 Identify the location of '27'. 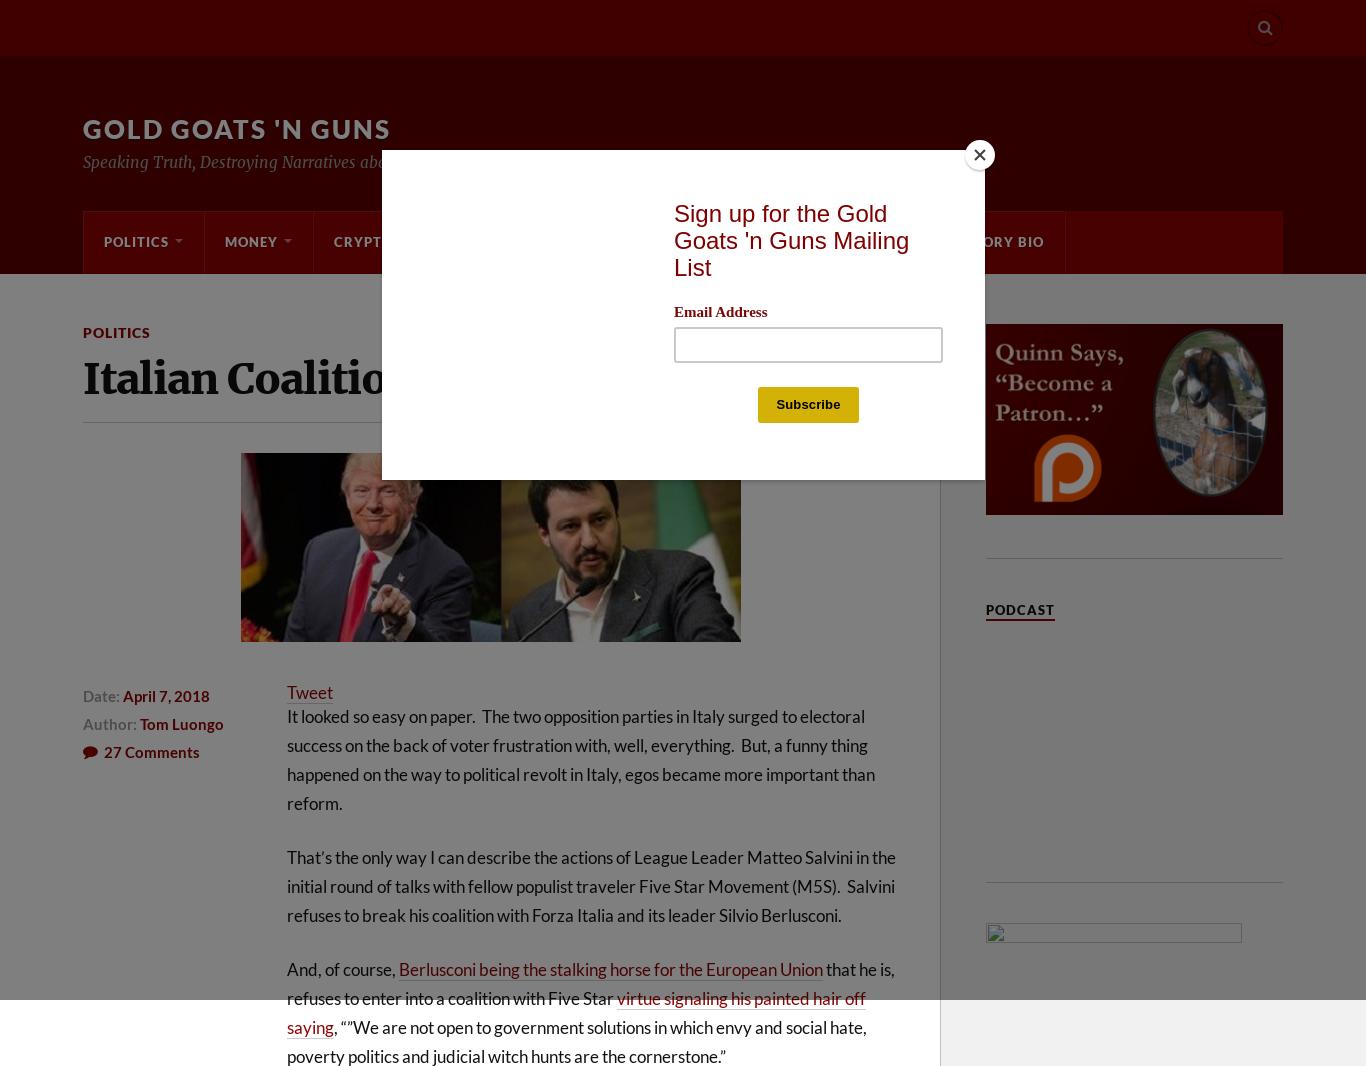
(112, 749).